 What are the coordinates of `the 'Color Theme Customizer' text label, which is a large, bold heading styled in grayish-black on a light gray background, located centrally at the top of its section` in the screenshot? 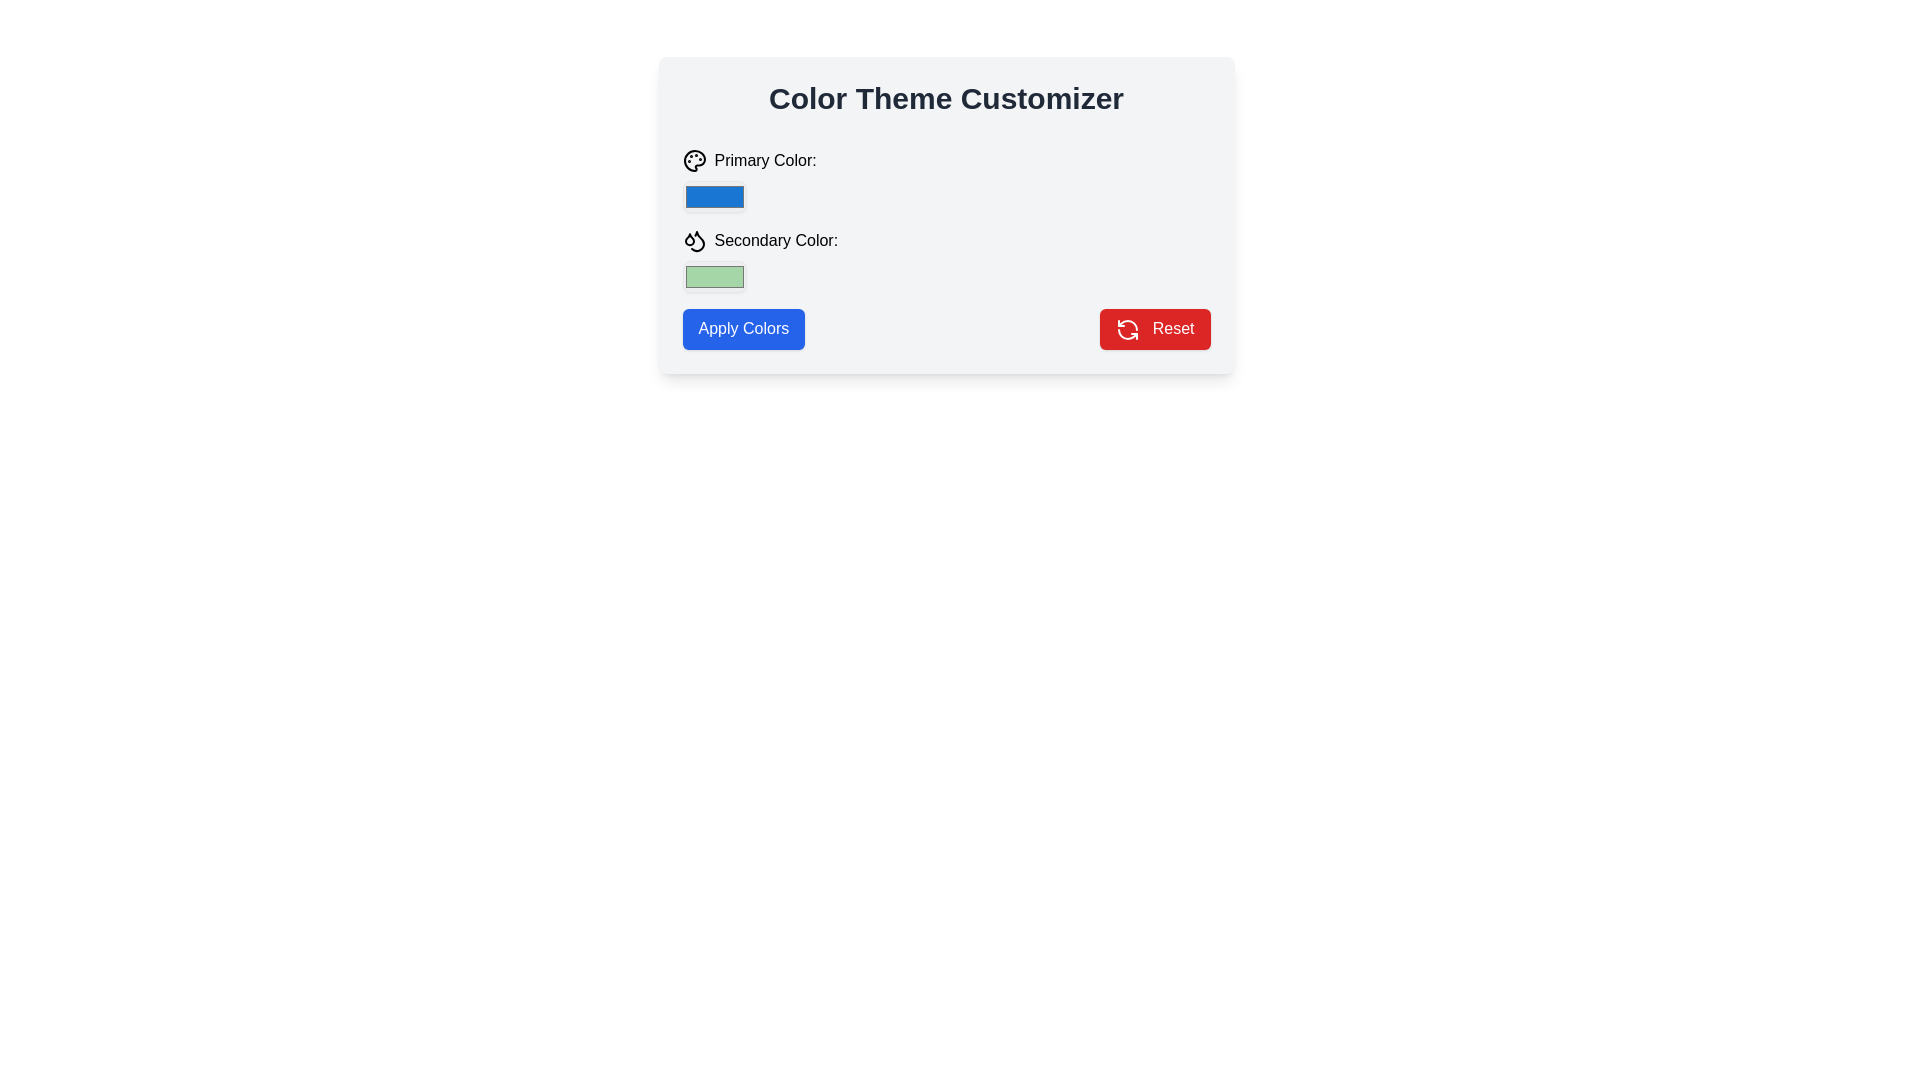 It's located at (945, 99).